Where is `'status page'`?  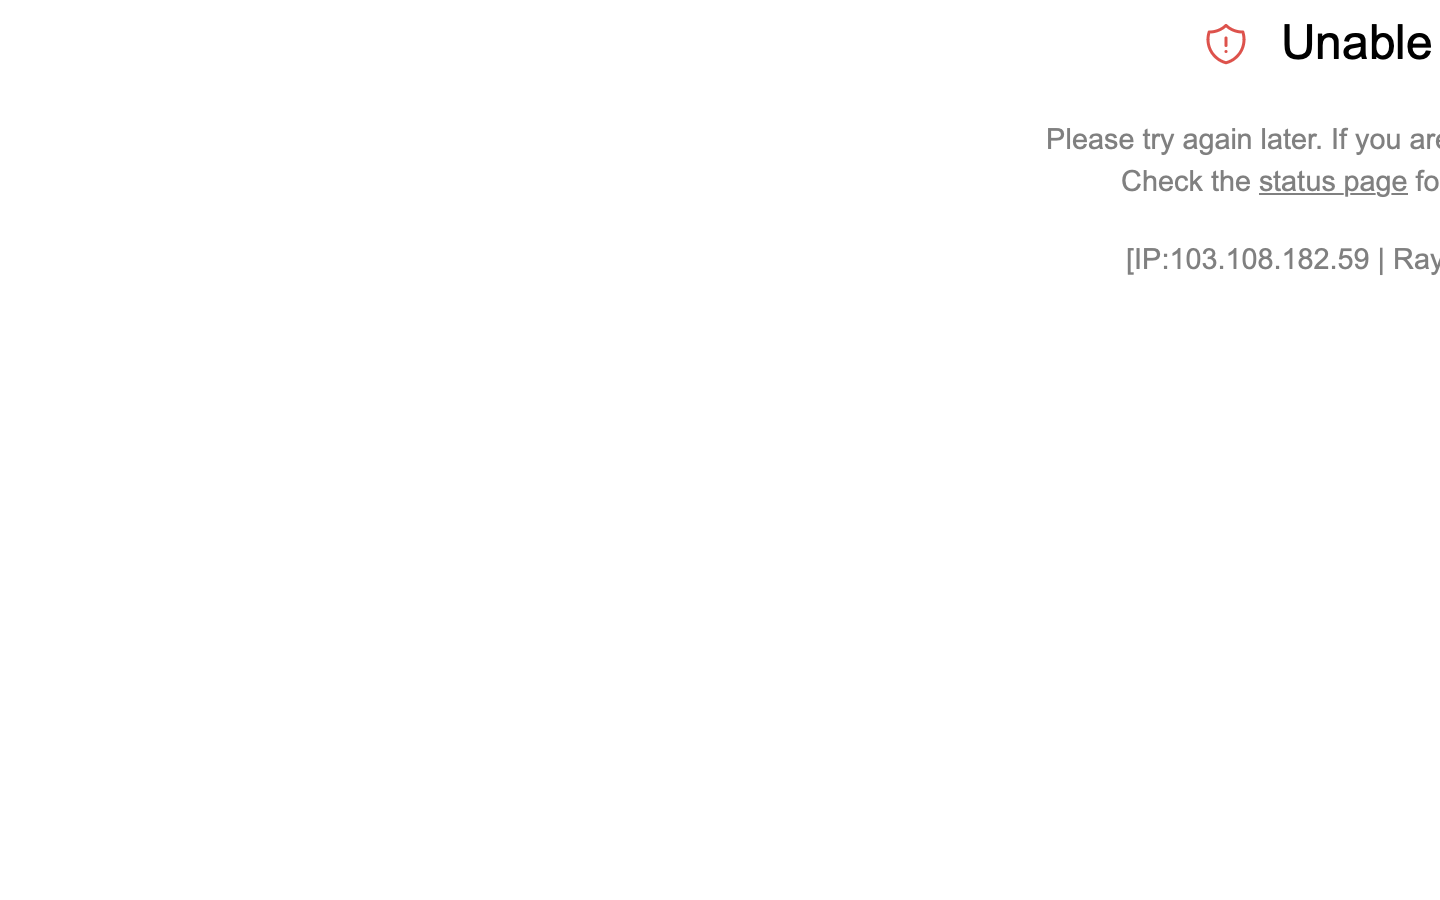
'status page' is located at coordinates (1332, 180).